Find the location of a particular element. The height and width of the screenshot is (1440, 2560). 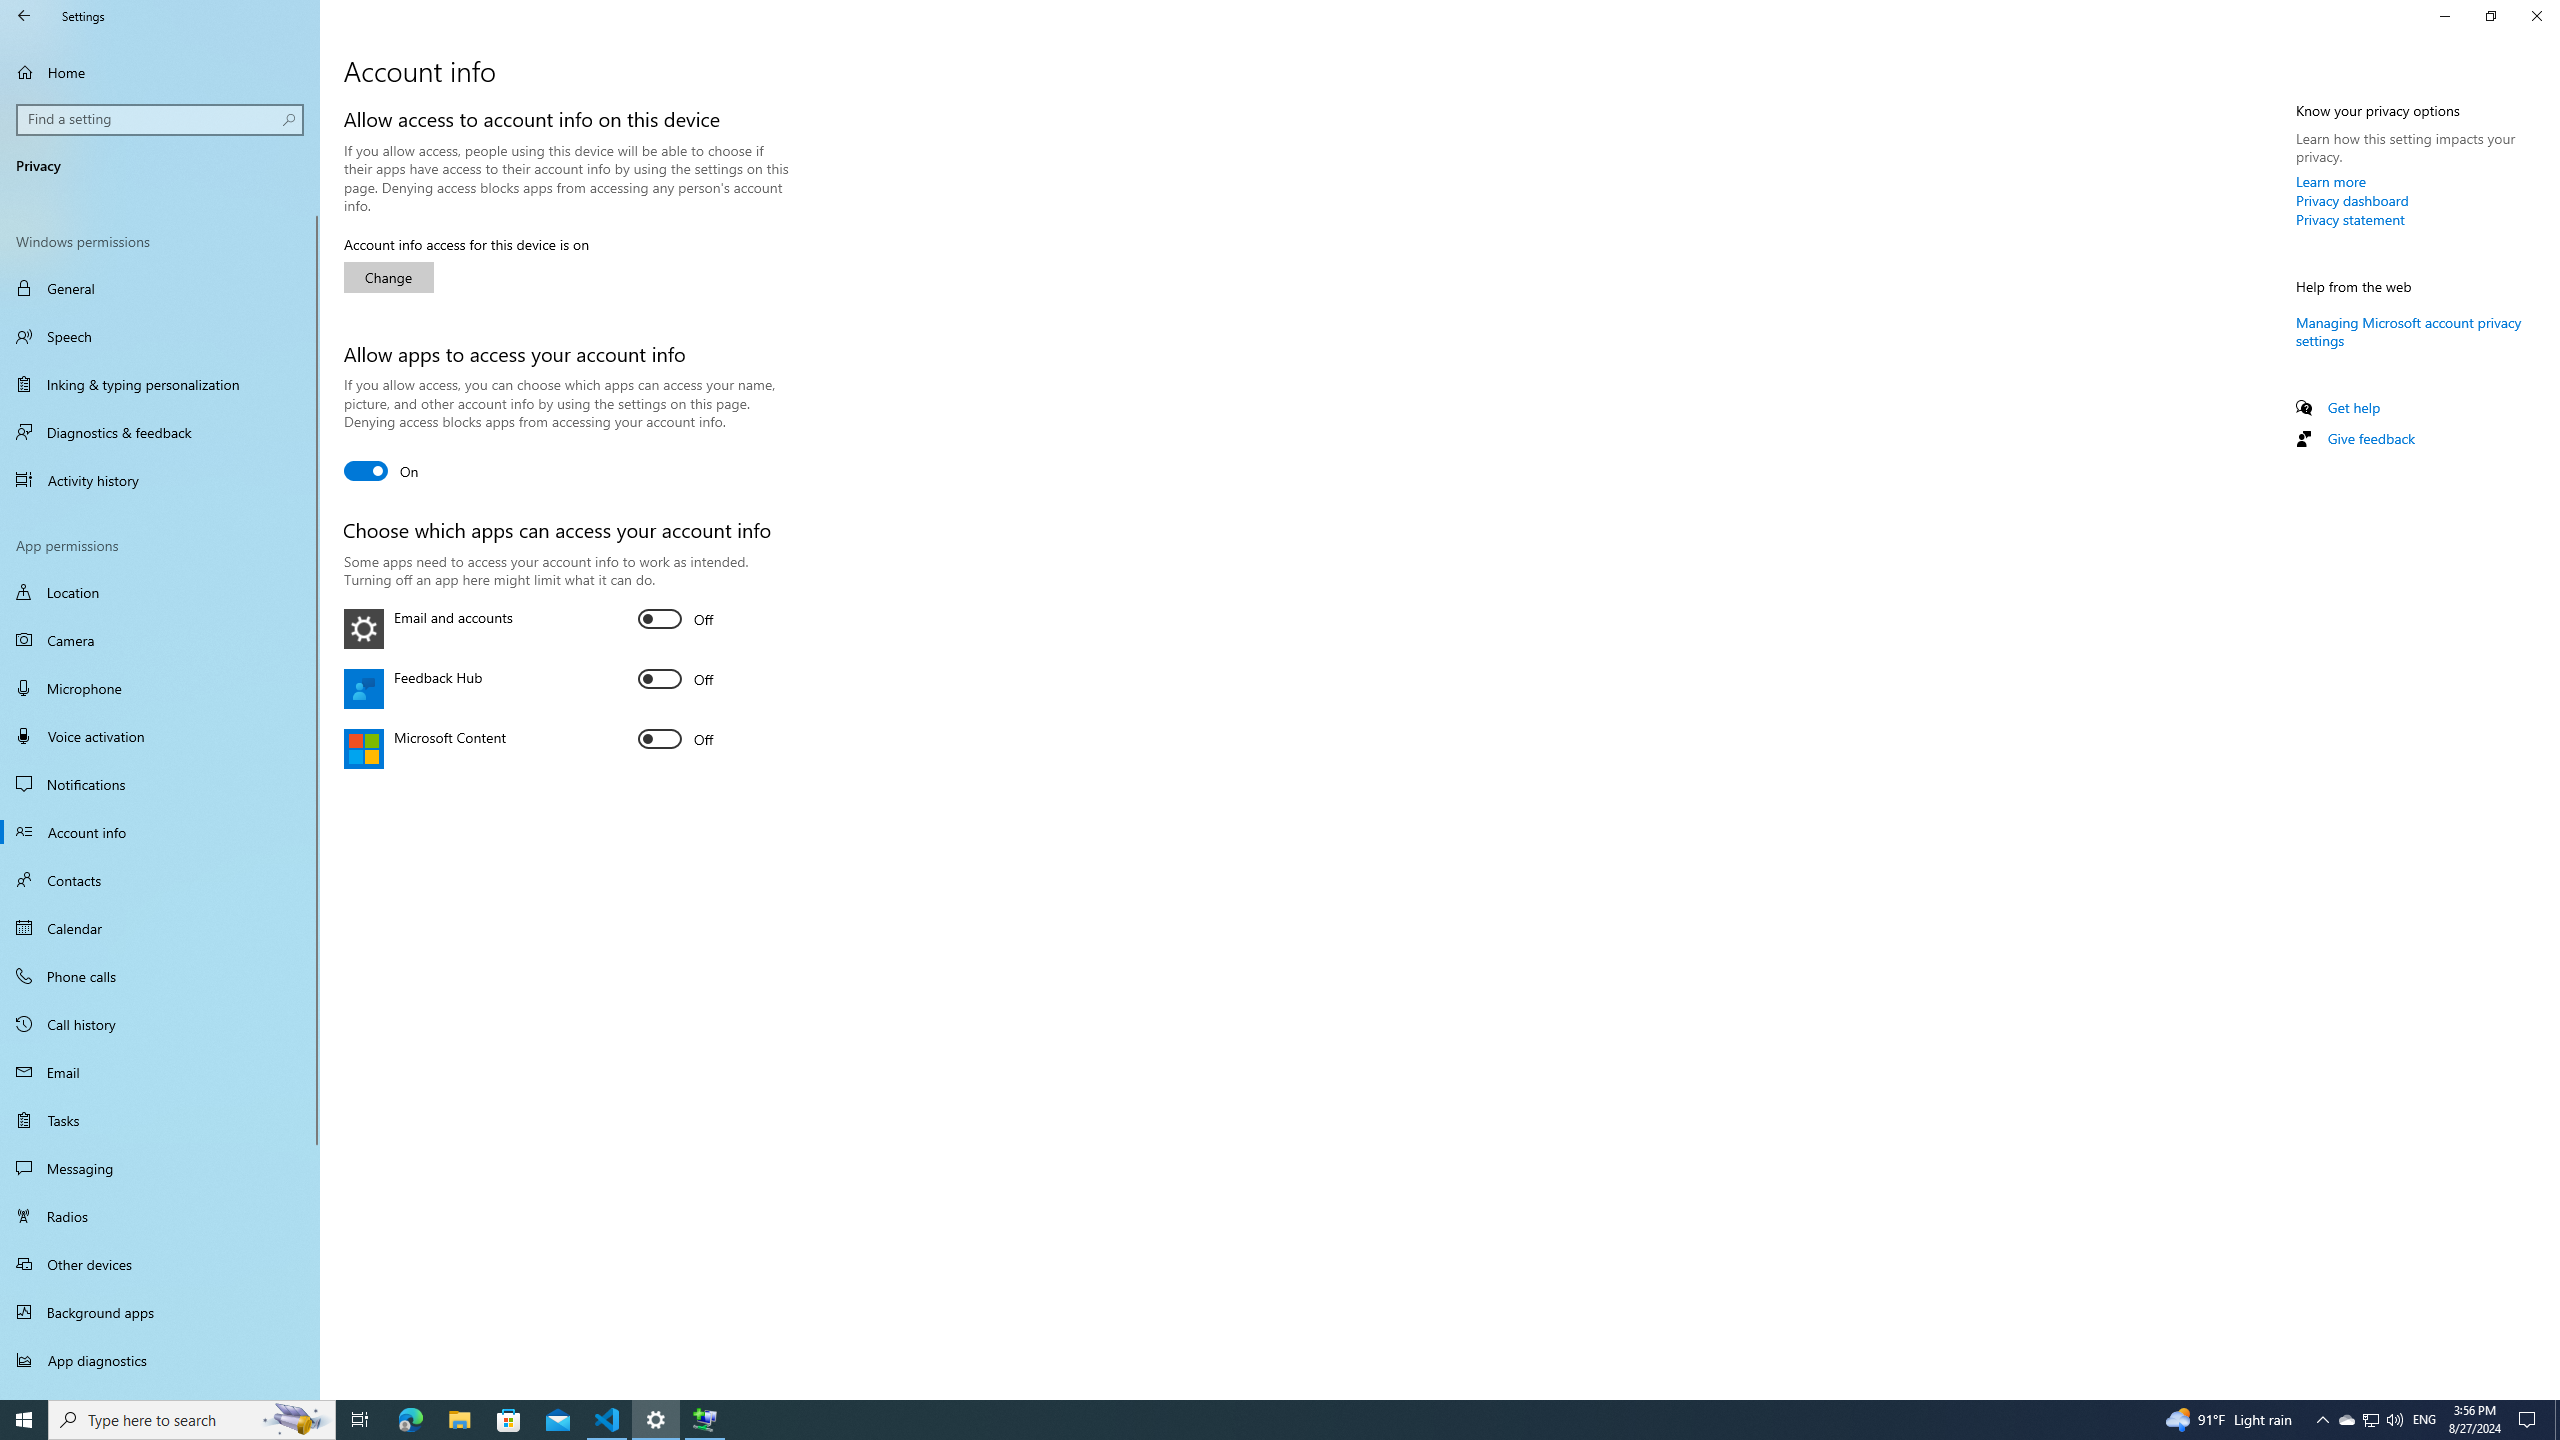

'Automatic file downloads' is located at coordinates (159, 1390).